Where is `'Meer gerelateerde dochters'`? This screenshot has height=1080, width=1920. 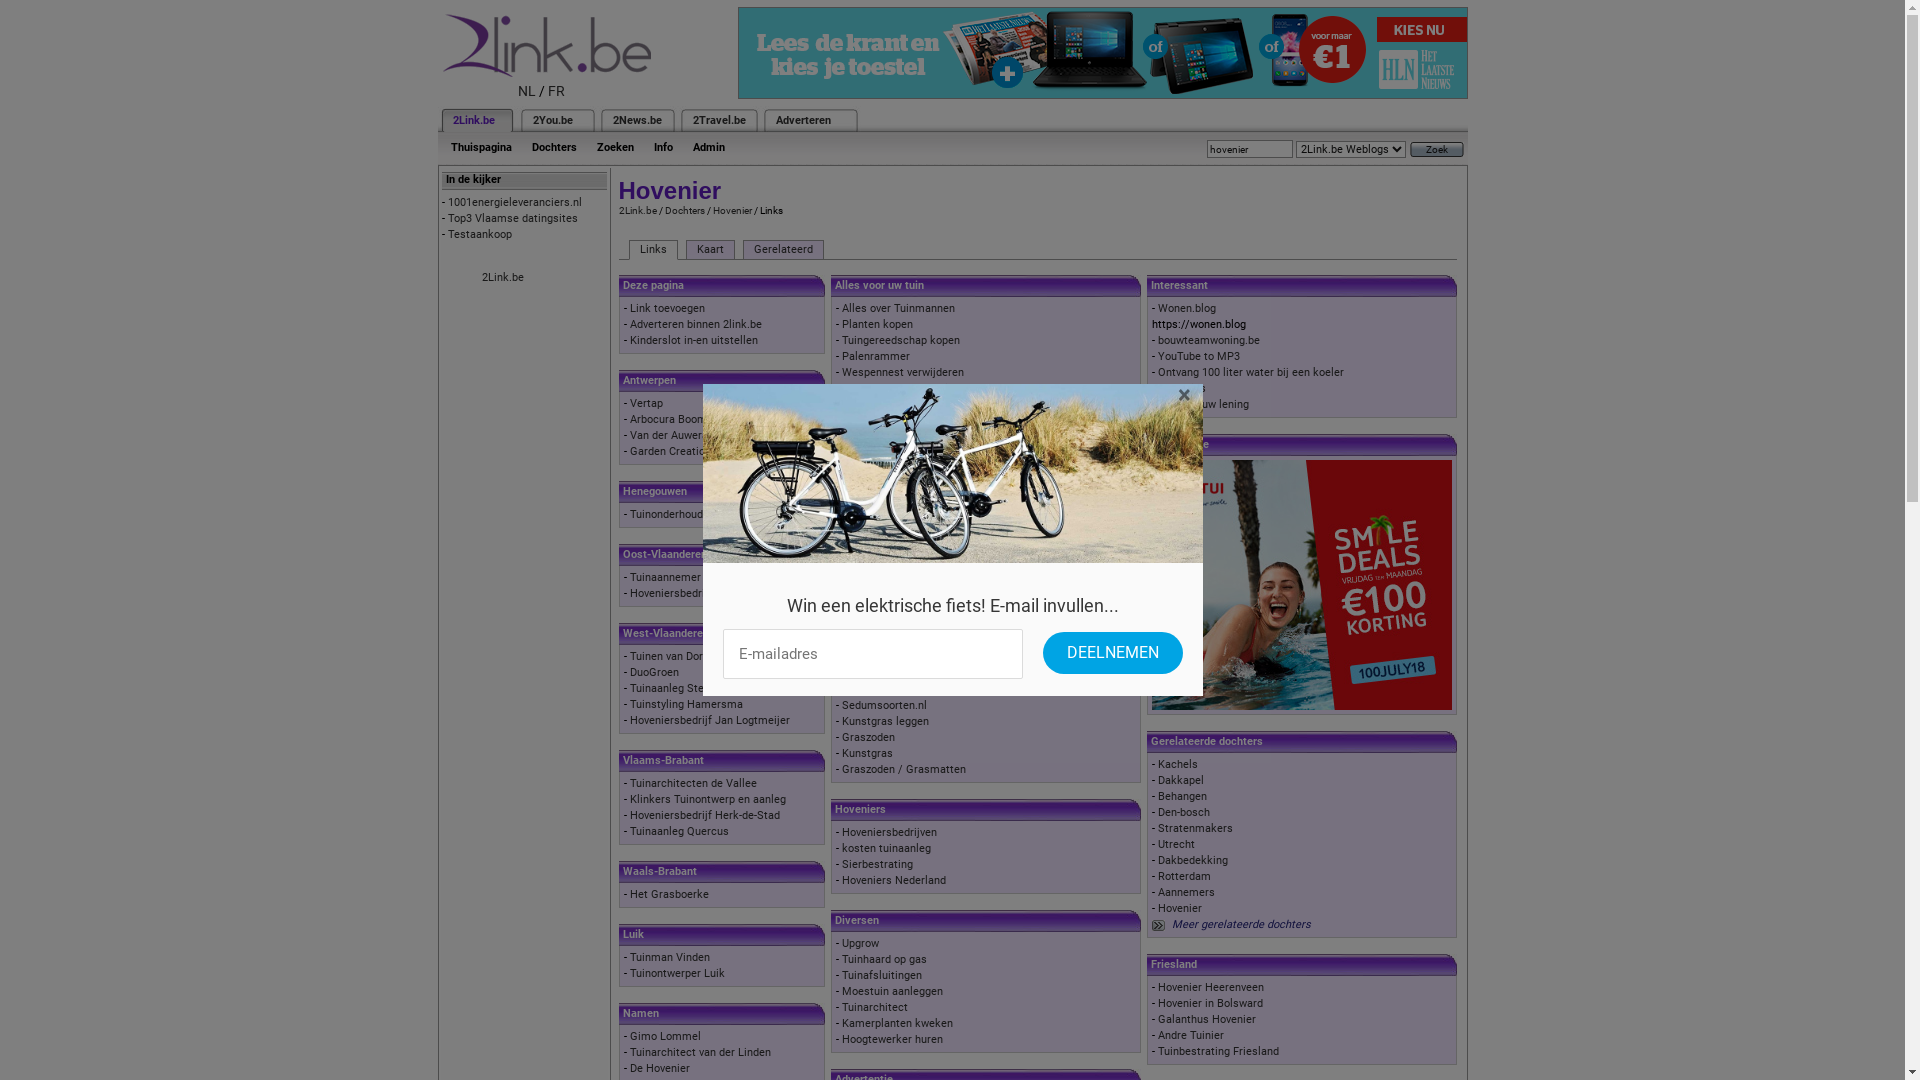 'Meer gerelateerde dochters' is located at coordinates (1240, 924).